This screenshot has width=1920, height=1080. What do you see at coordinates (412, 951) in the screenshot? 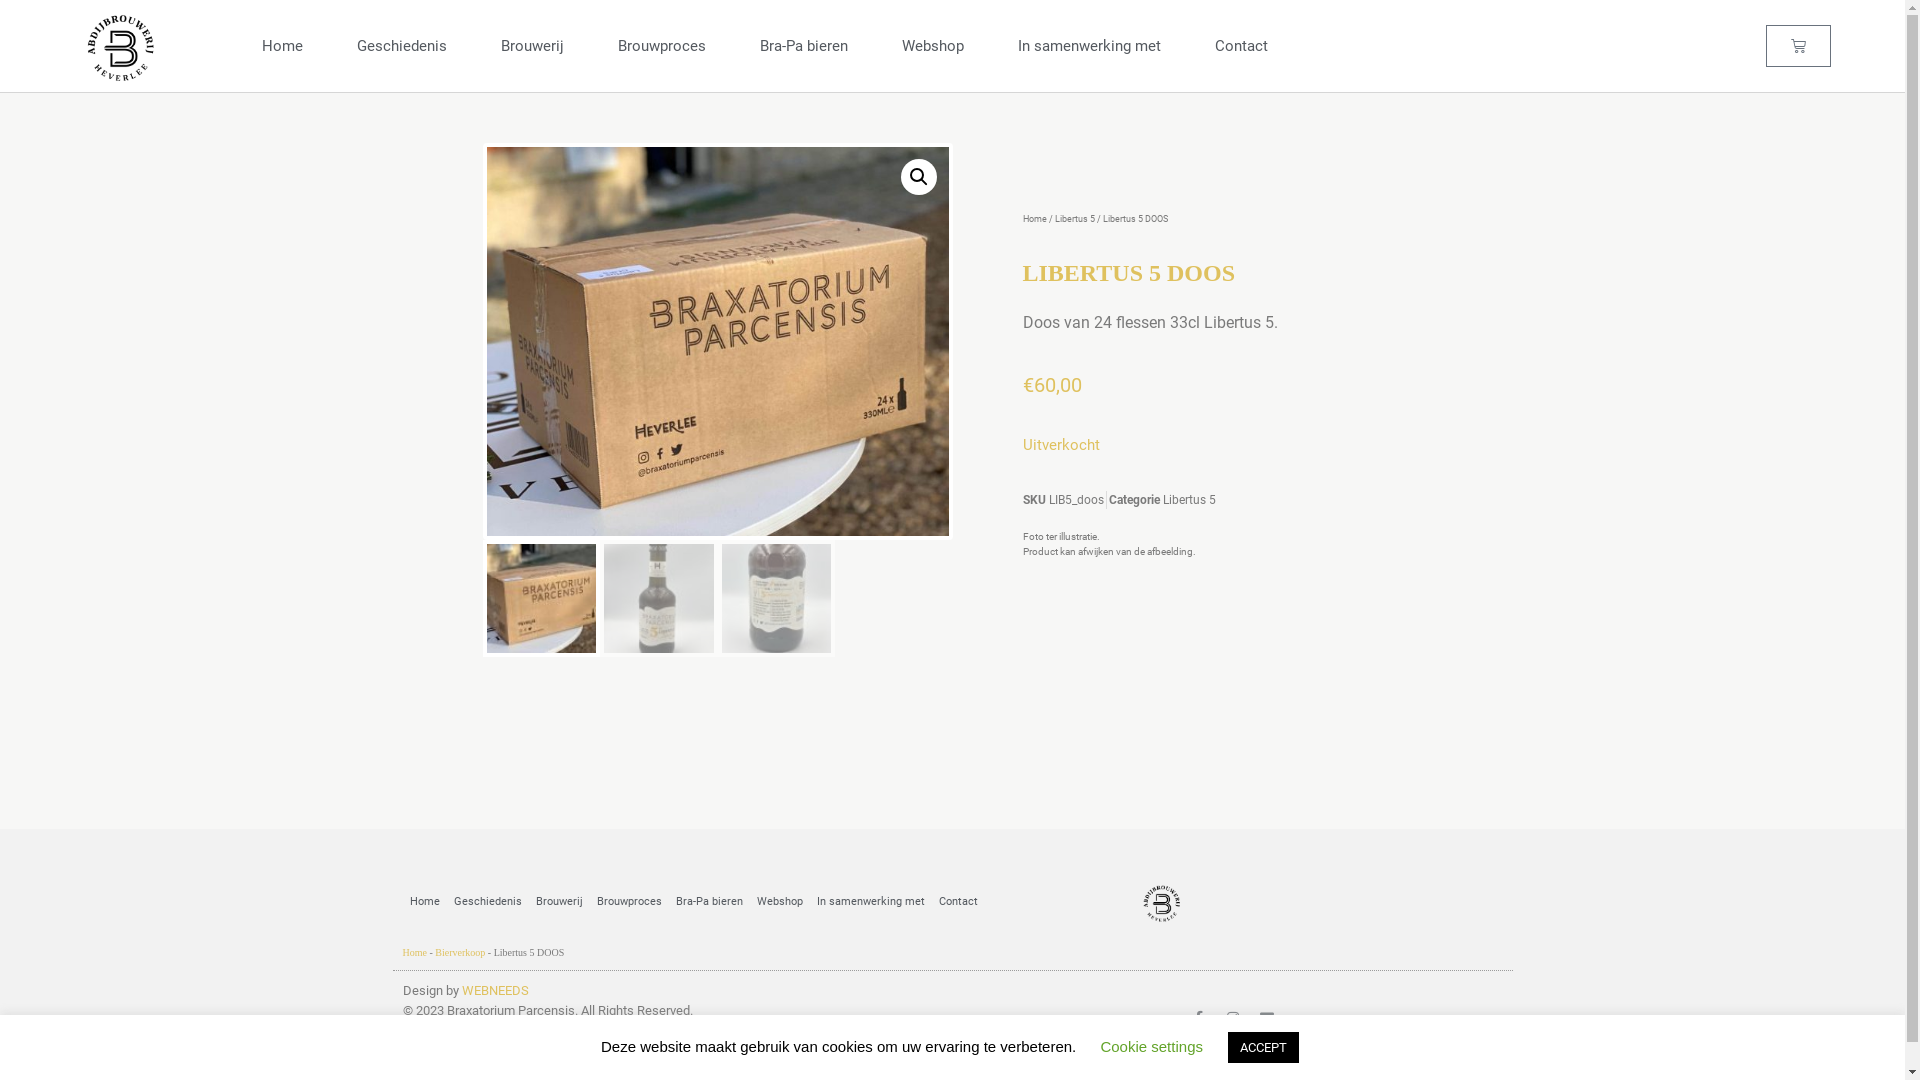
I see `'Home'` at bounding box center [412, 951].